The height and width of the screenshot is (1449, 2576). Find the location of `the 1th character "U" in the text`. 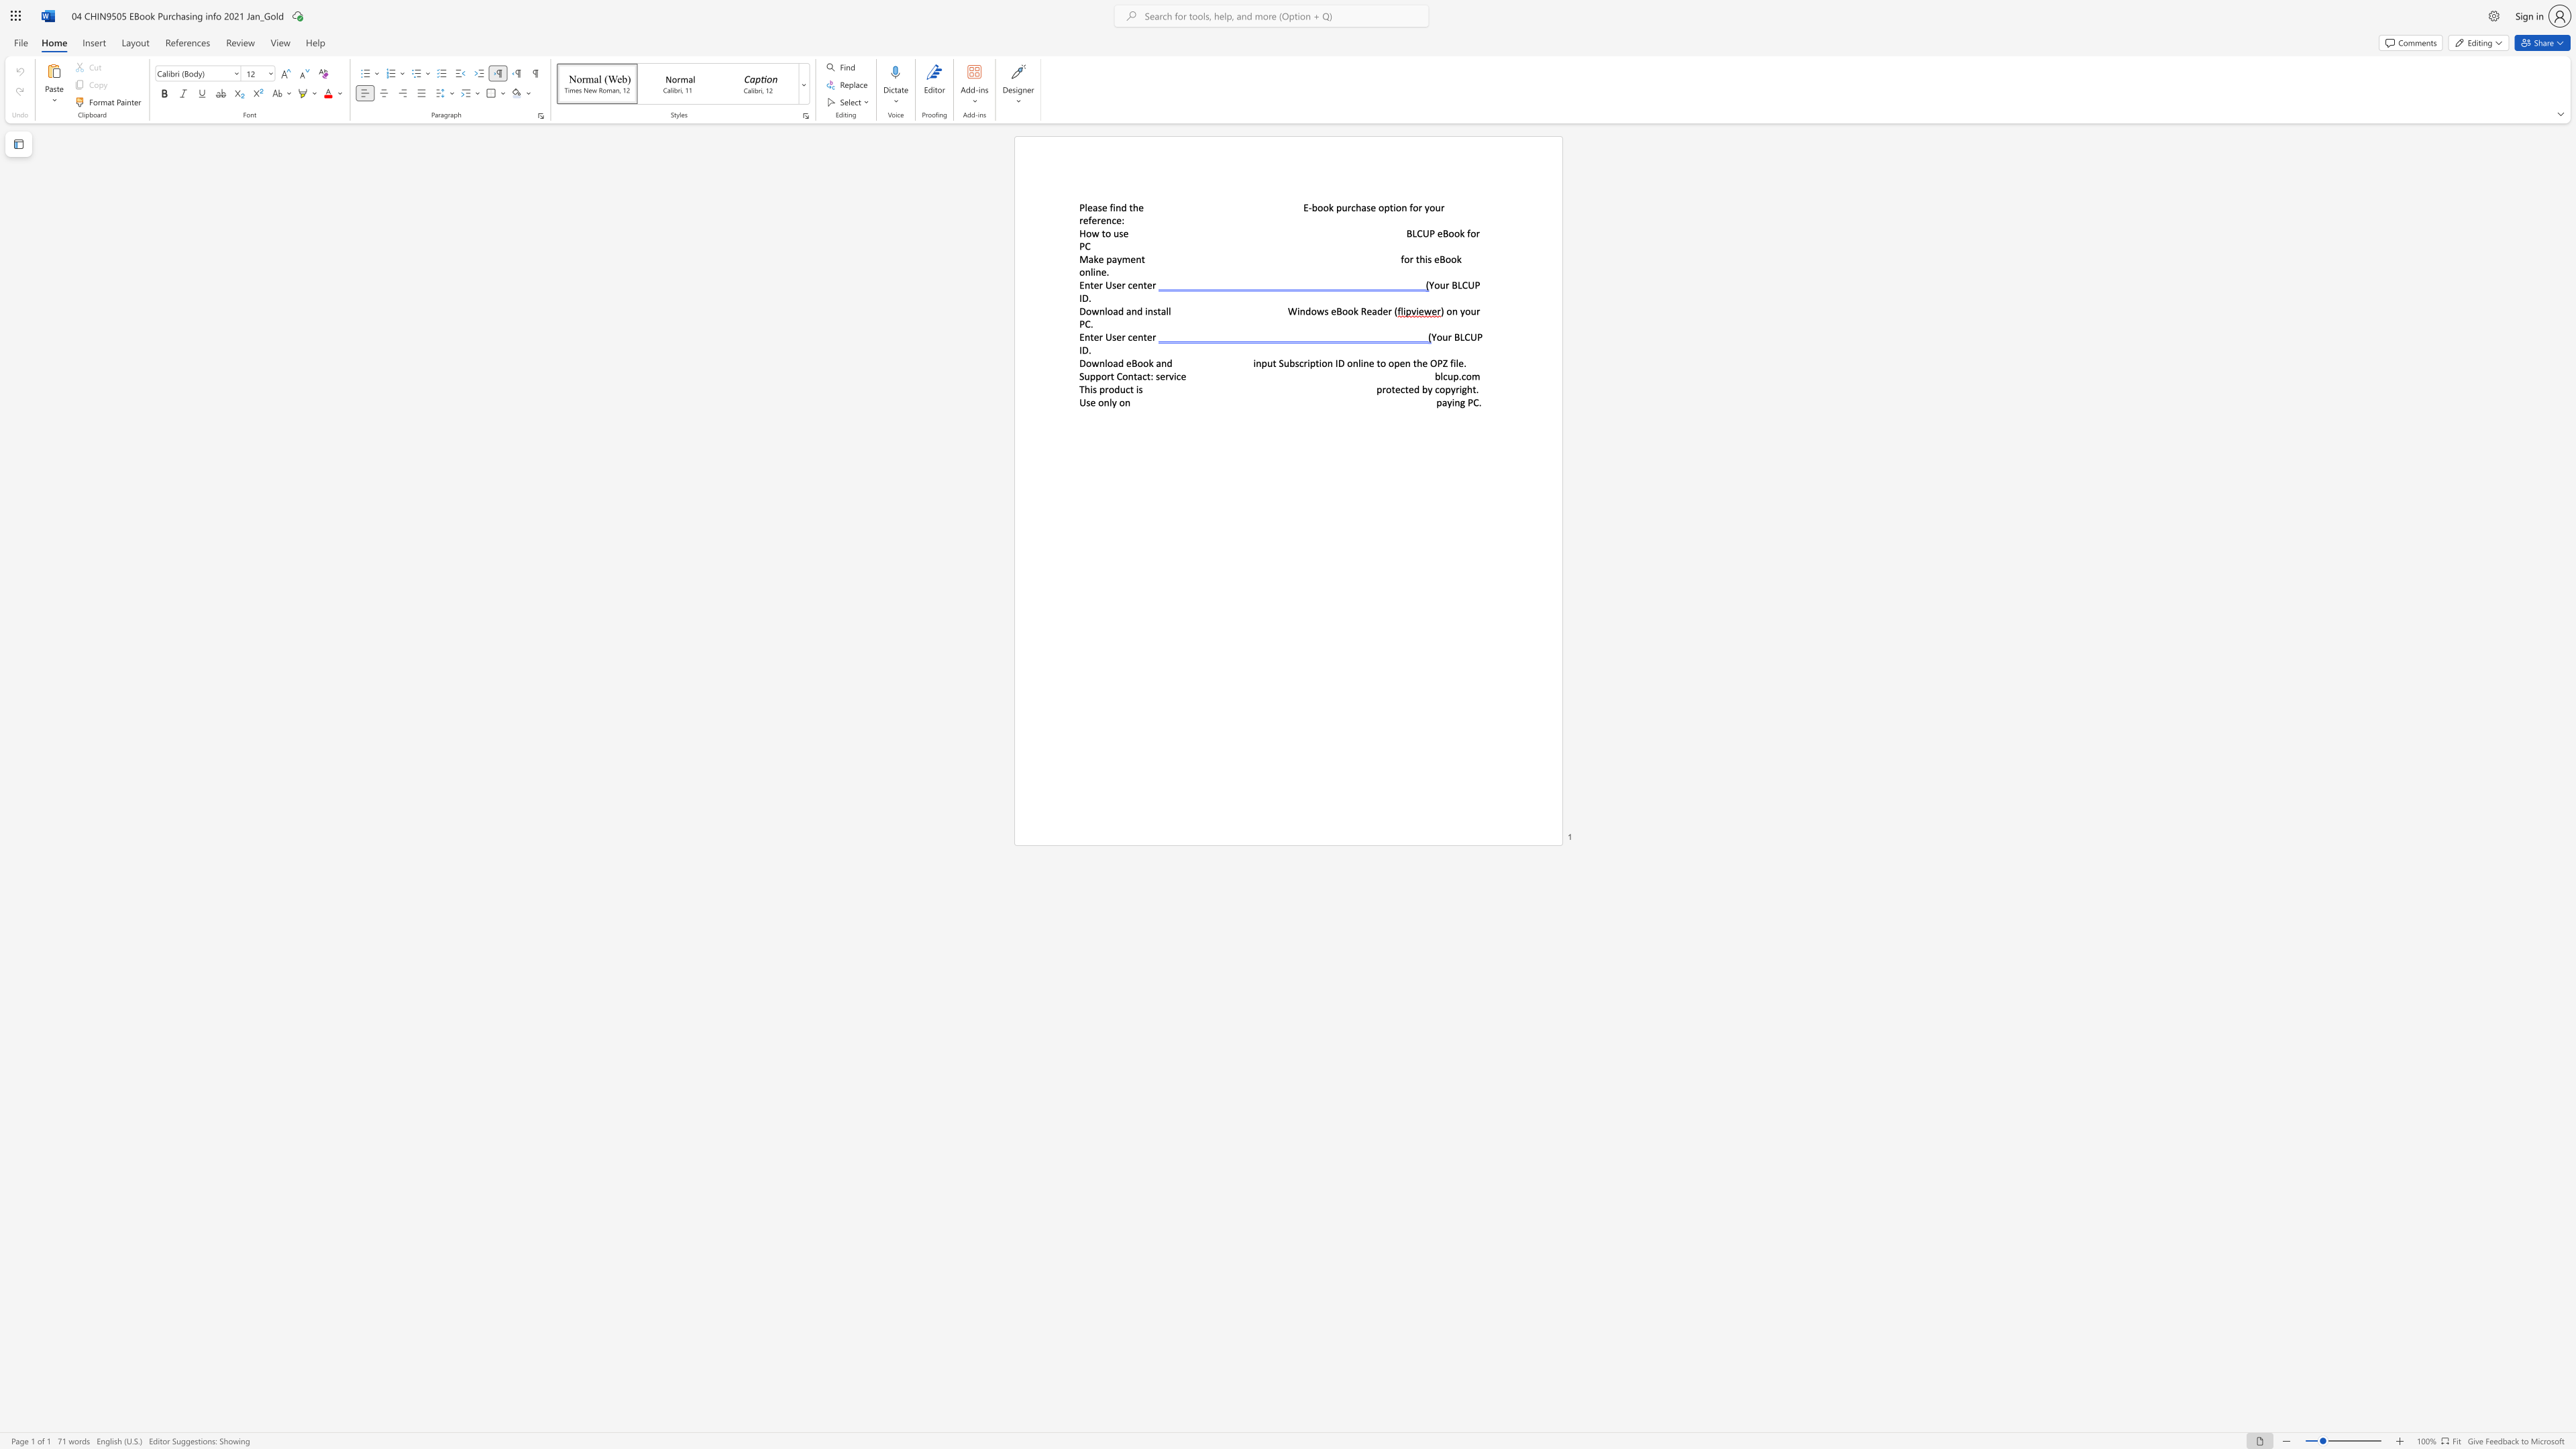

the 1th character "U" in the text is located at coordinates (1108, 336).